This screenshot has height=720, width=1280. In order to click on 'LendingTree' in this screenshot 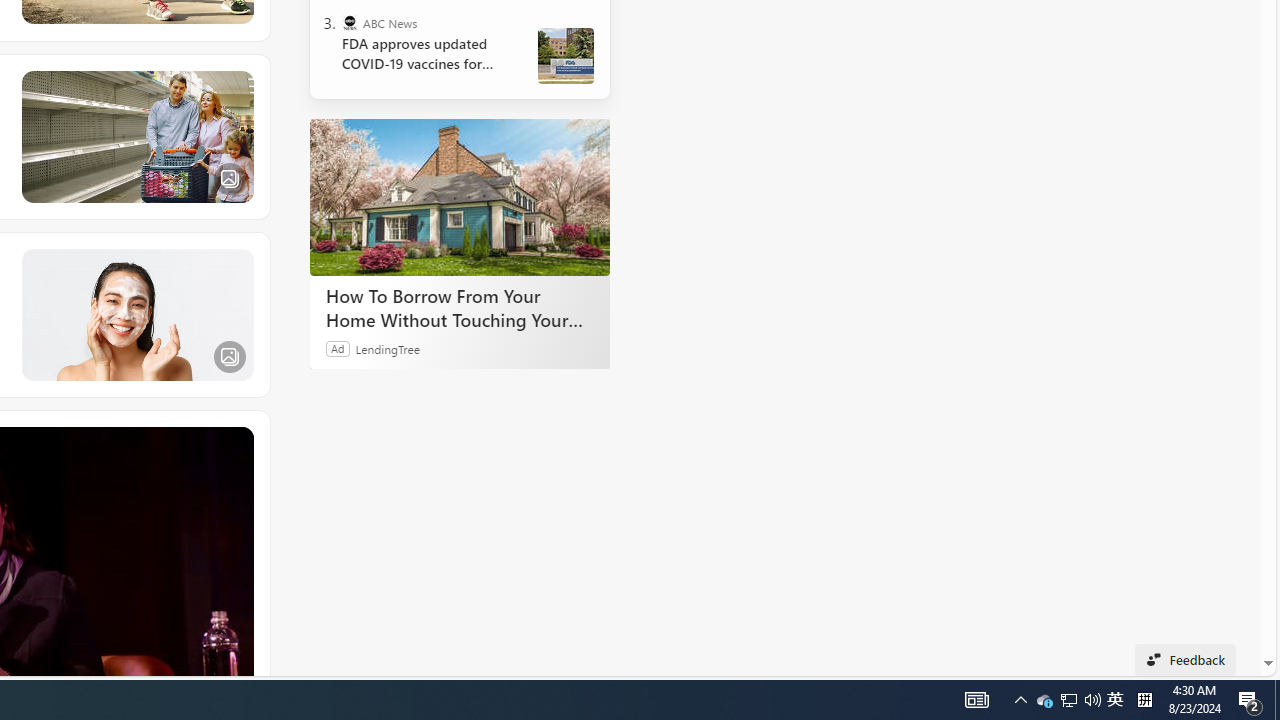, I will do `click(387, 347)`.